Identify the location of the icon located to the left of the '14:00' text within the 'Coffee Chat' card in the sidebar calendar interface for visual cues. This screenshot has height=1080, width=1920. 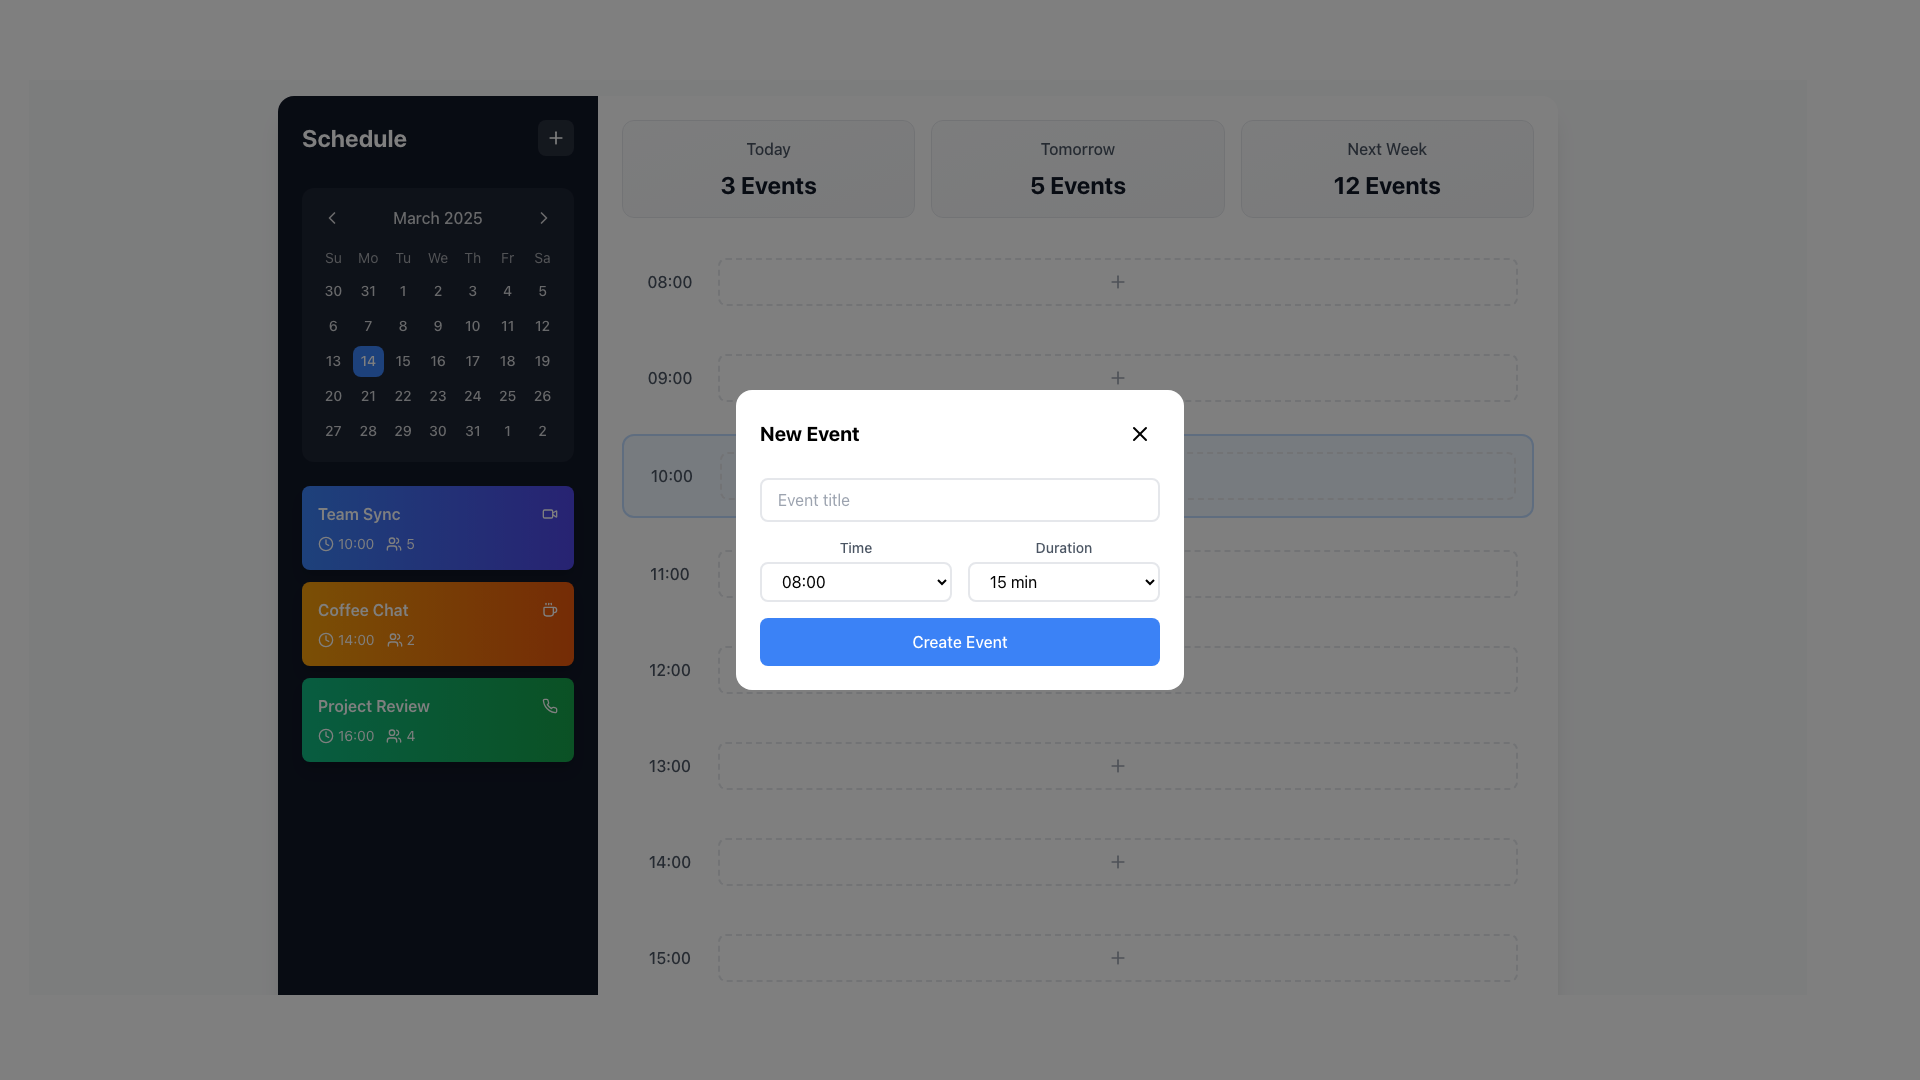
(326, 640).